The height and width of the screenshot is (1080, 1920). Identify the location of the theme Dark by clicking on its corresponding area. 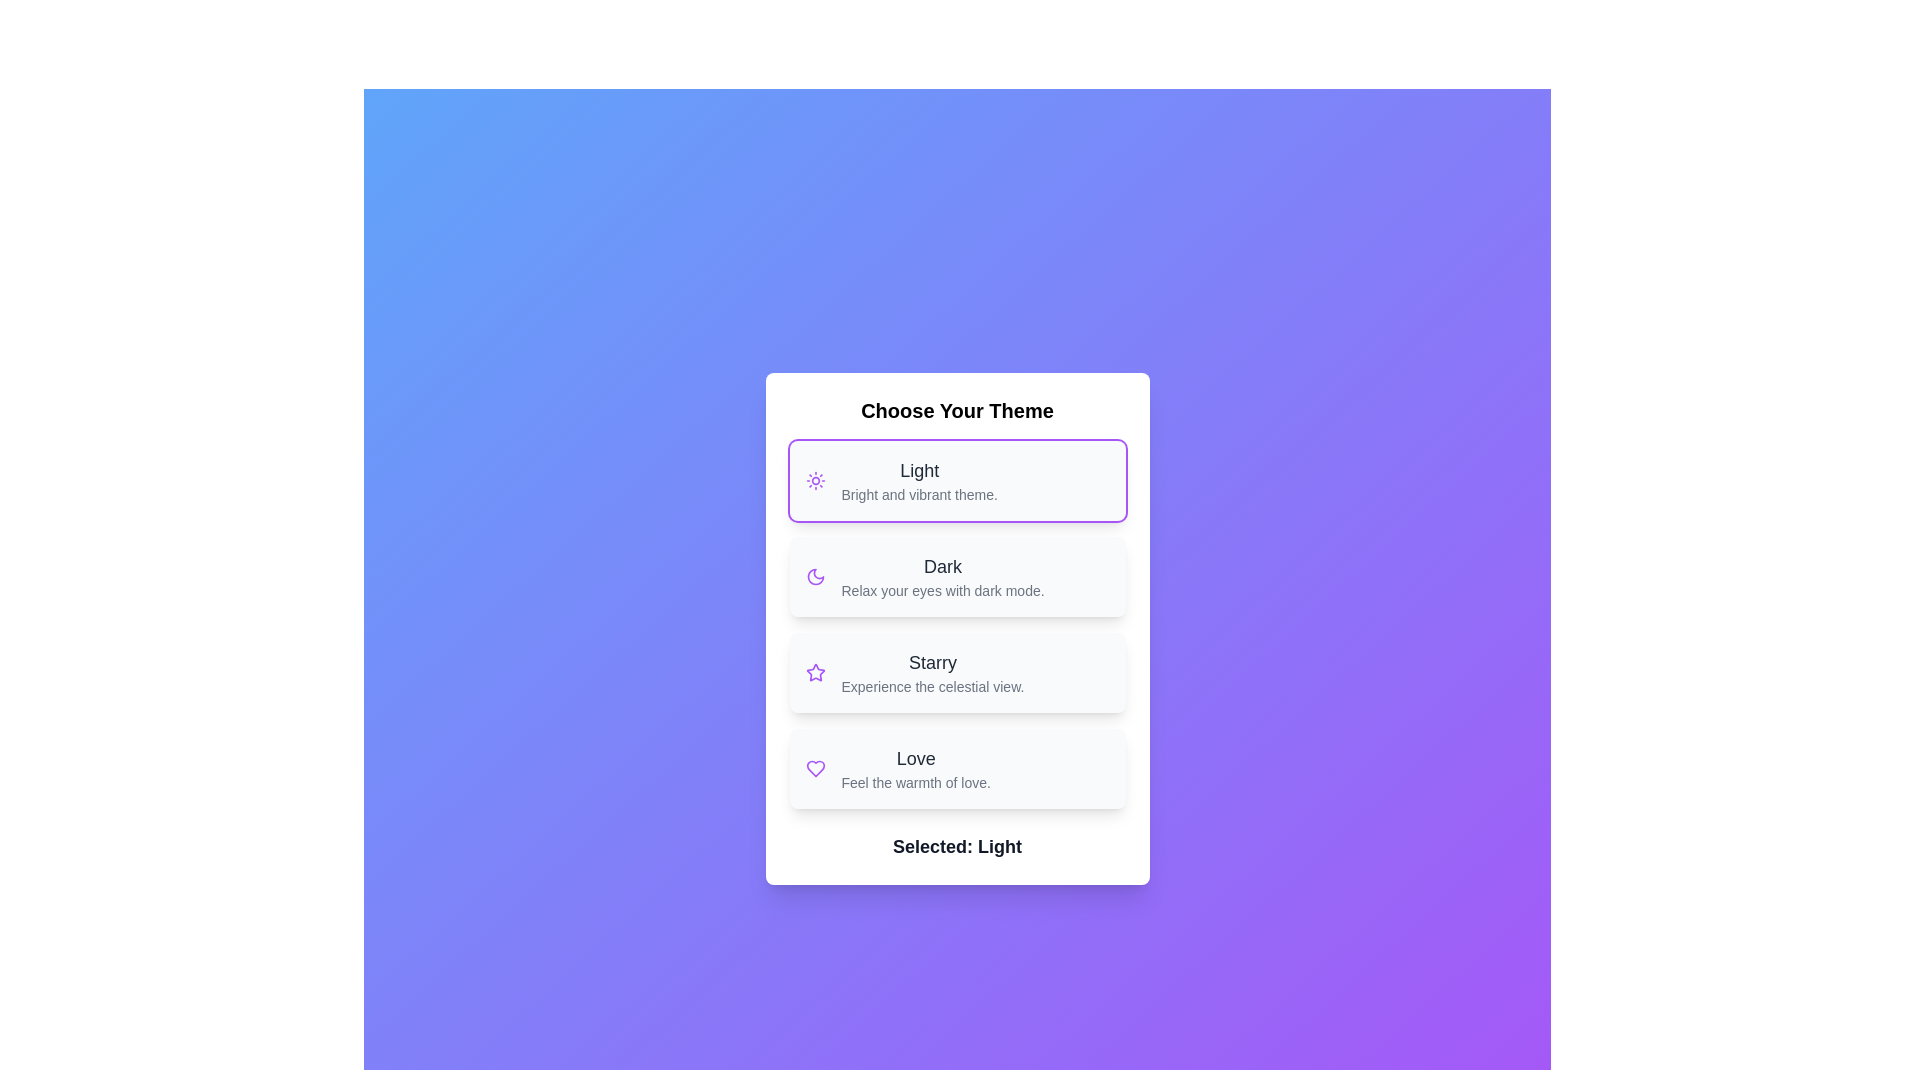
(956, 577).